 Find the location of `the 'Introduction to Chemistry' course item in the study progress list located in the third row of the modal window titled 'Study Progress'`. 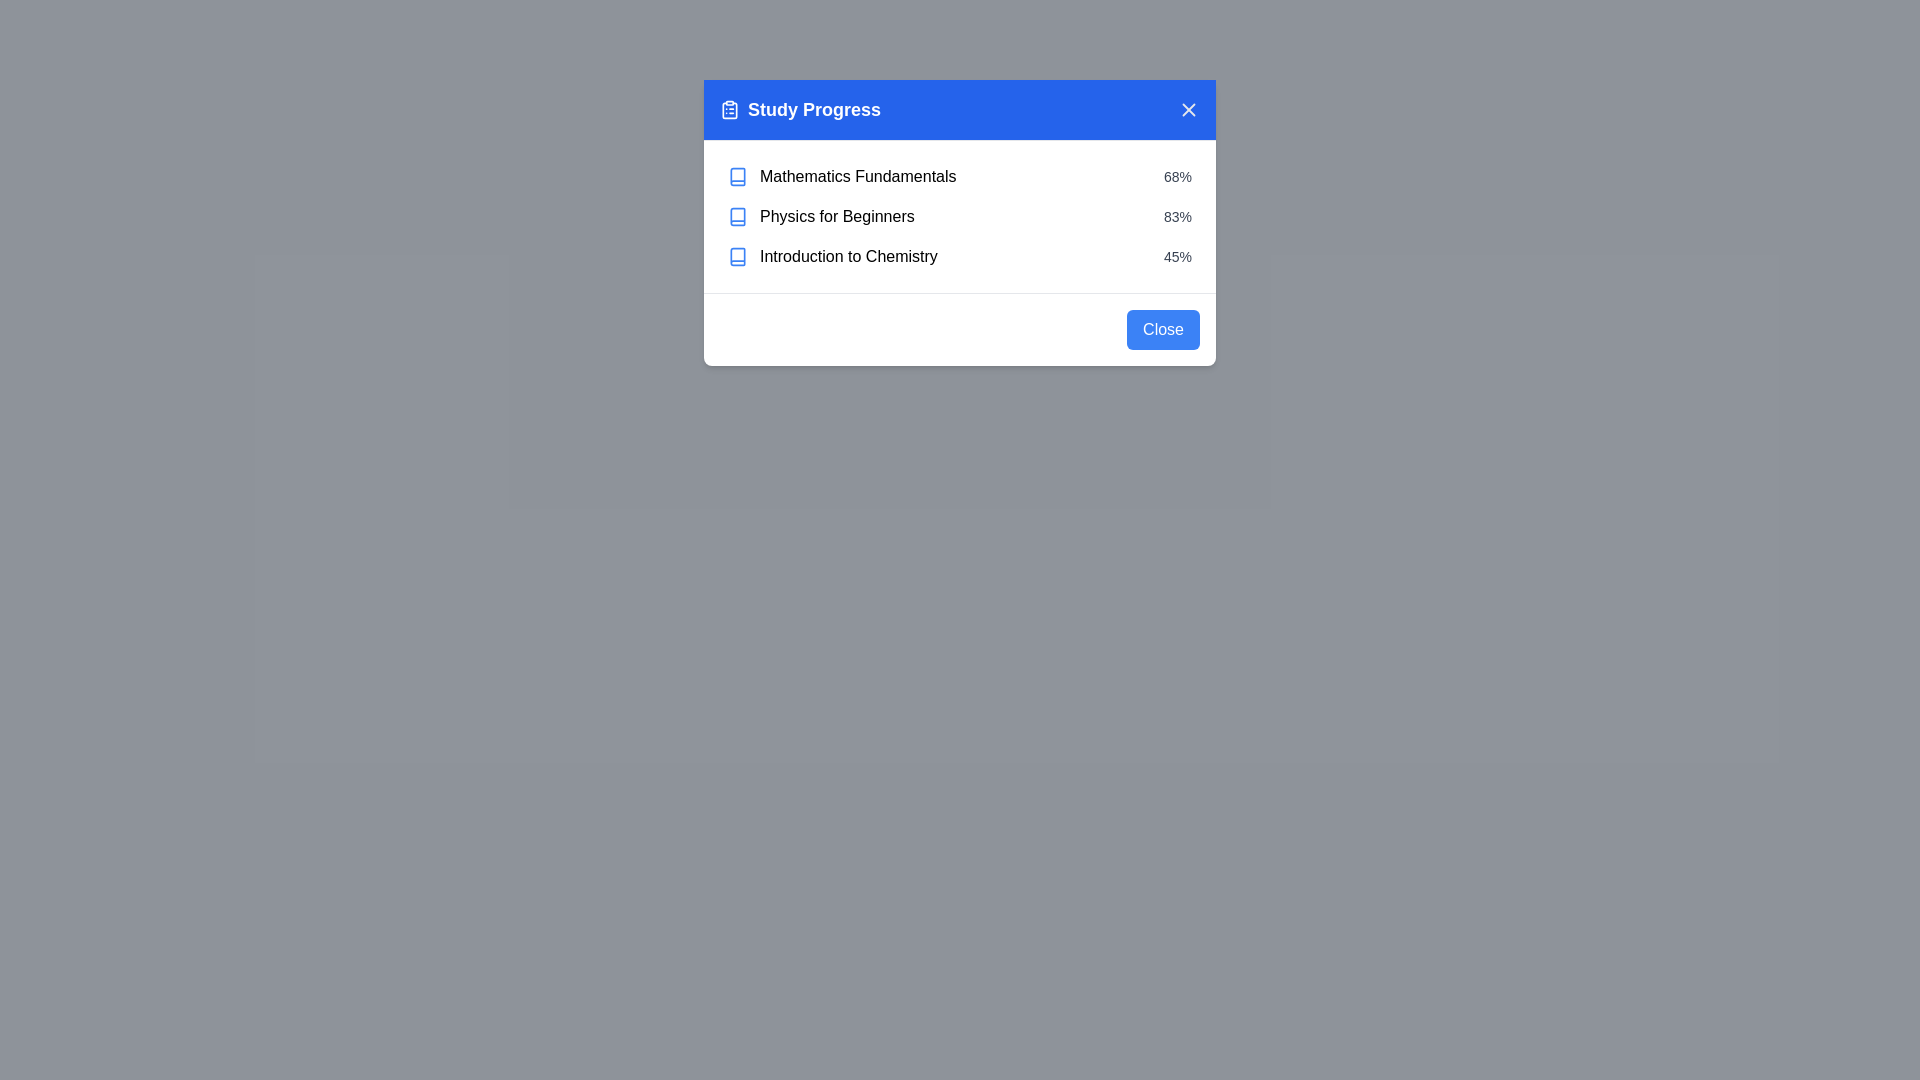

the 'Introduction to Chemistry' course item in the study progress list located in the third row of the modal window titled 'Study Progress' is located at coordinates (832, 256).